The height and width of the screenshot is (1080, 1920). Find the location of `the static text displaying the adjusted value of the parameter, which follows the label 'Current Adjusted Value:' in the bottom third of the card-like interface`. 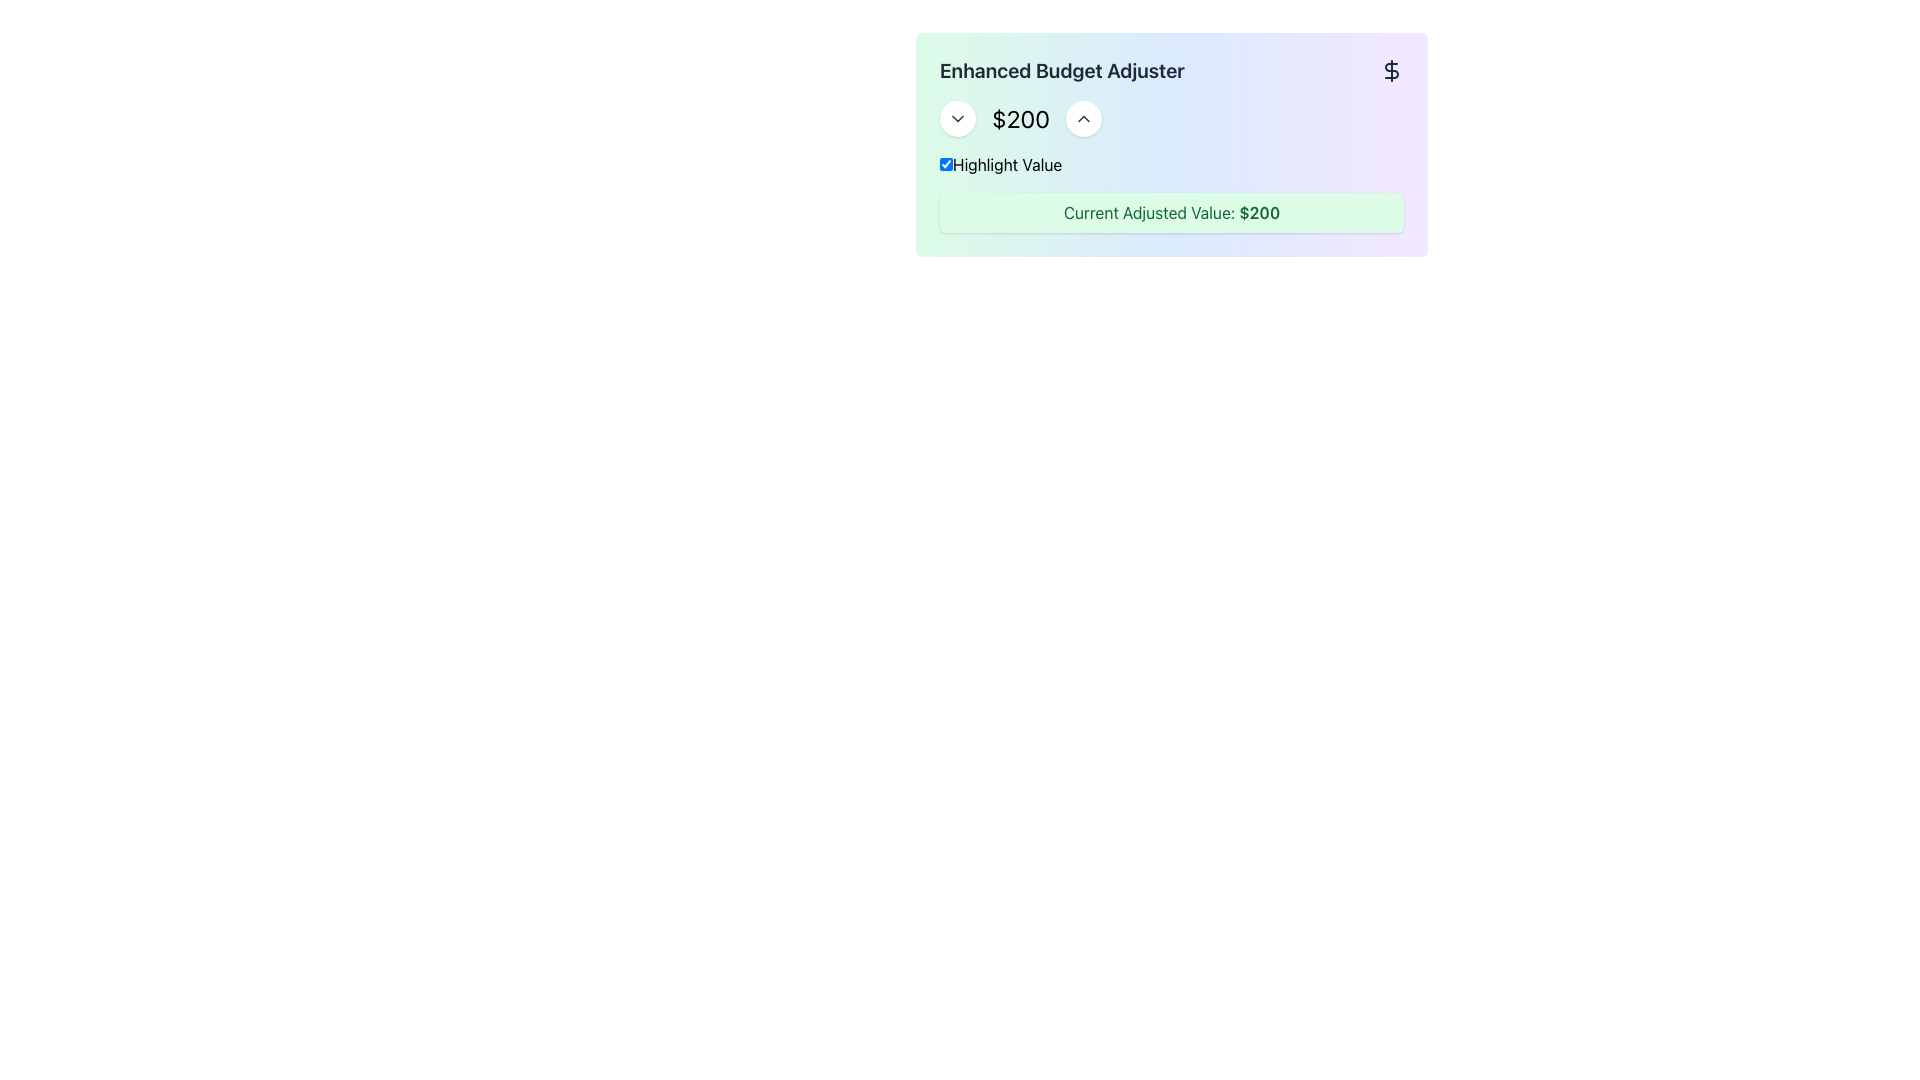

the static text displaying the adjusted value of the parameter, which follows the label 'Current Adjusted Value:' in the bottom third of the card-like interface is located at coordinates (1258, 212).